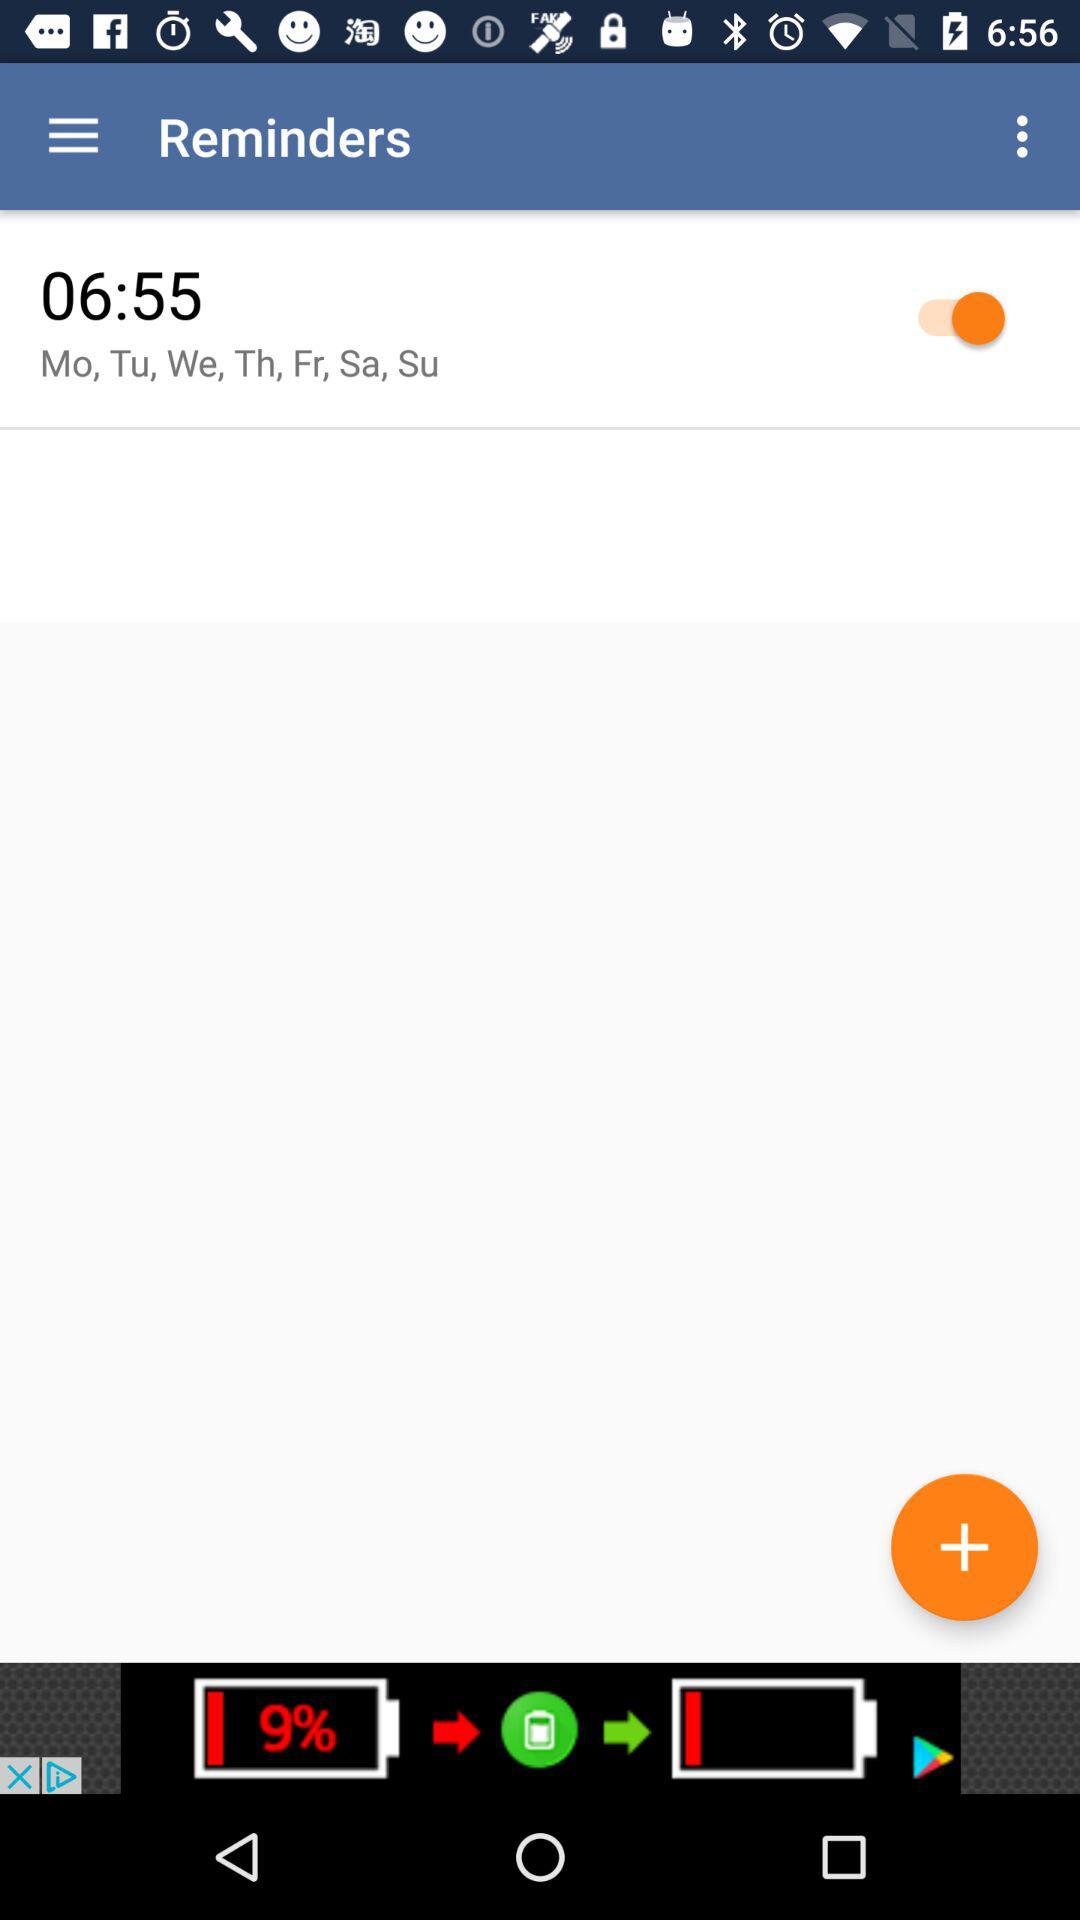 The height and width of the screenshot is (1920, 1080). Describe the element at coordinates (540, 1727) in the screenshot. I see `open advertisement` at that location.